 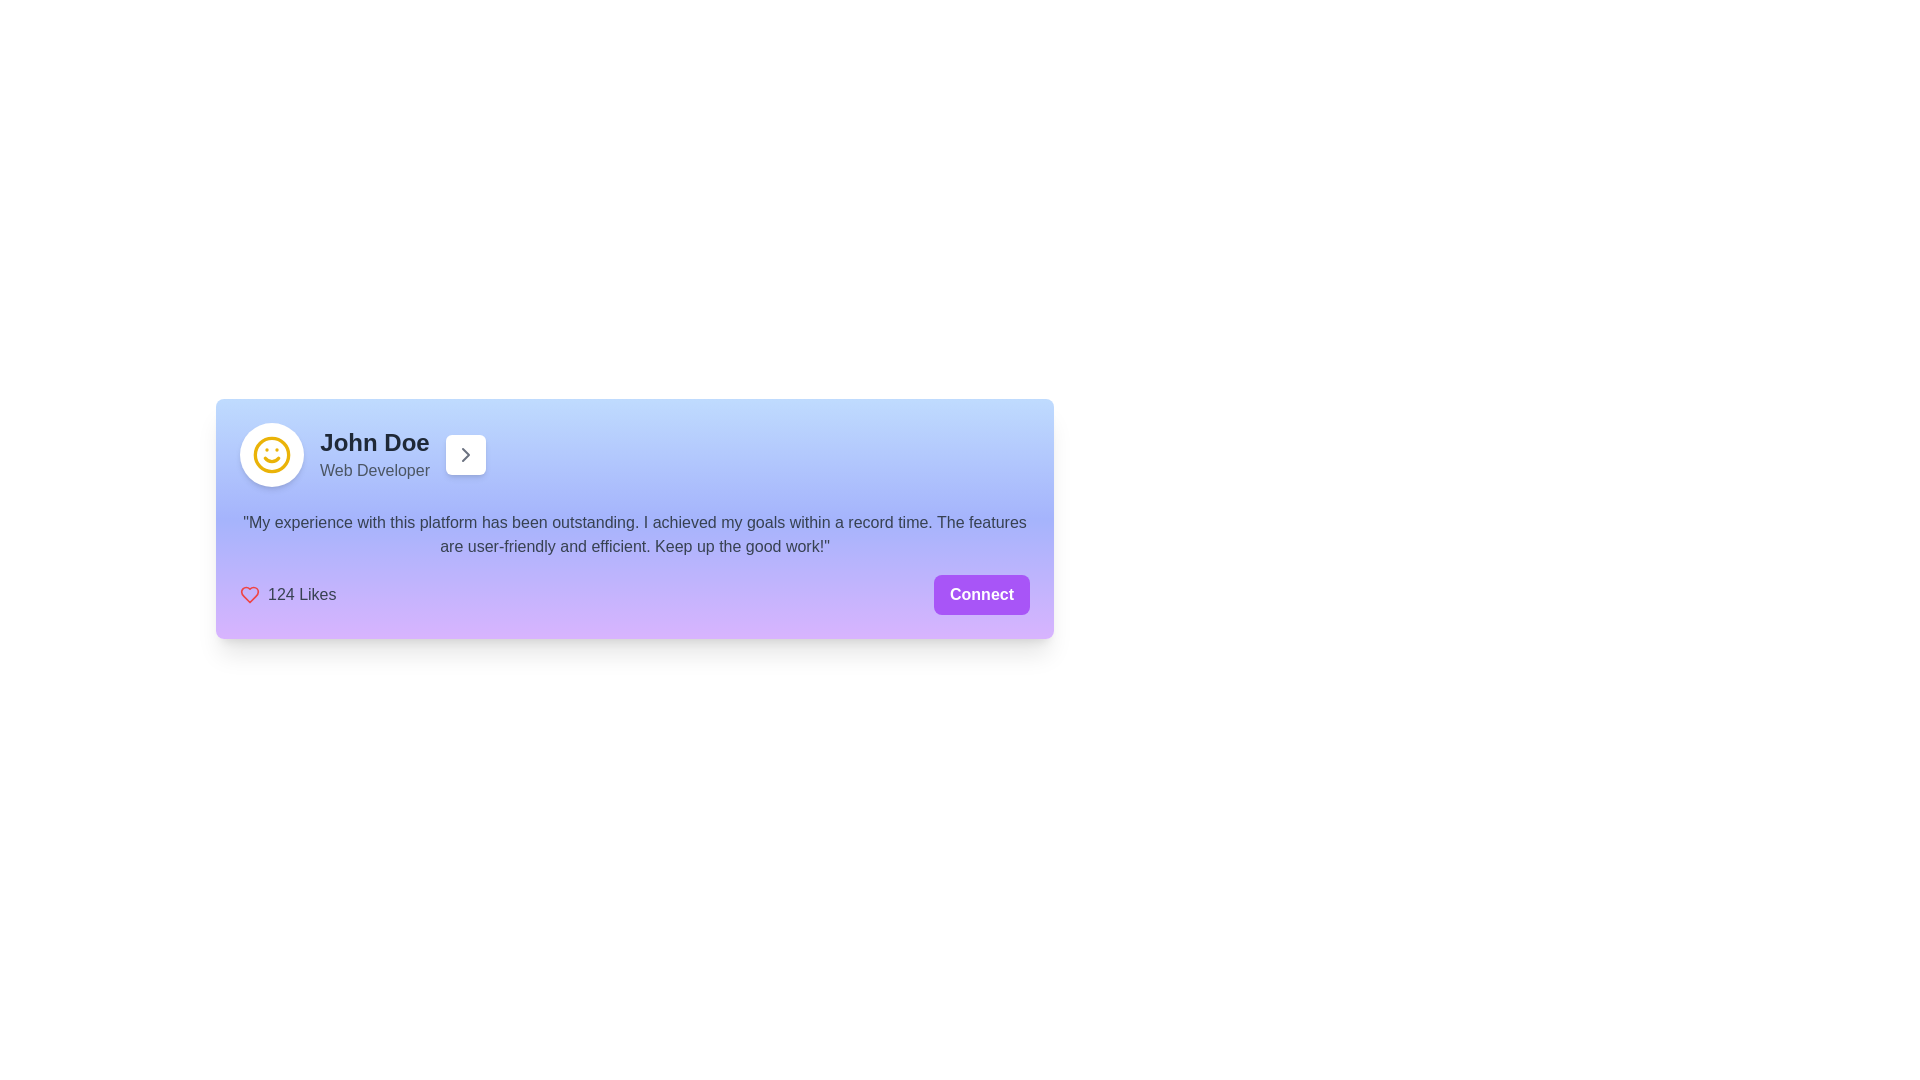 What do you see at coordinates (633, 534) in the screenshot?
I see `the text block containing the testimonial by 'John Doe, Web Developer', which has a dark gray font and is centrally located in the lower middle section of the card` at bounding box center [633, 534].